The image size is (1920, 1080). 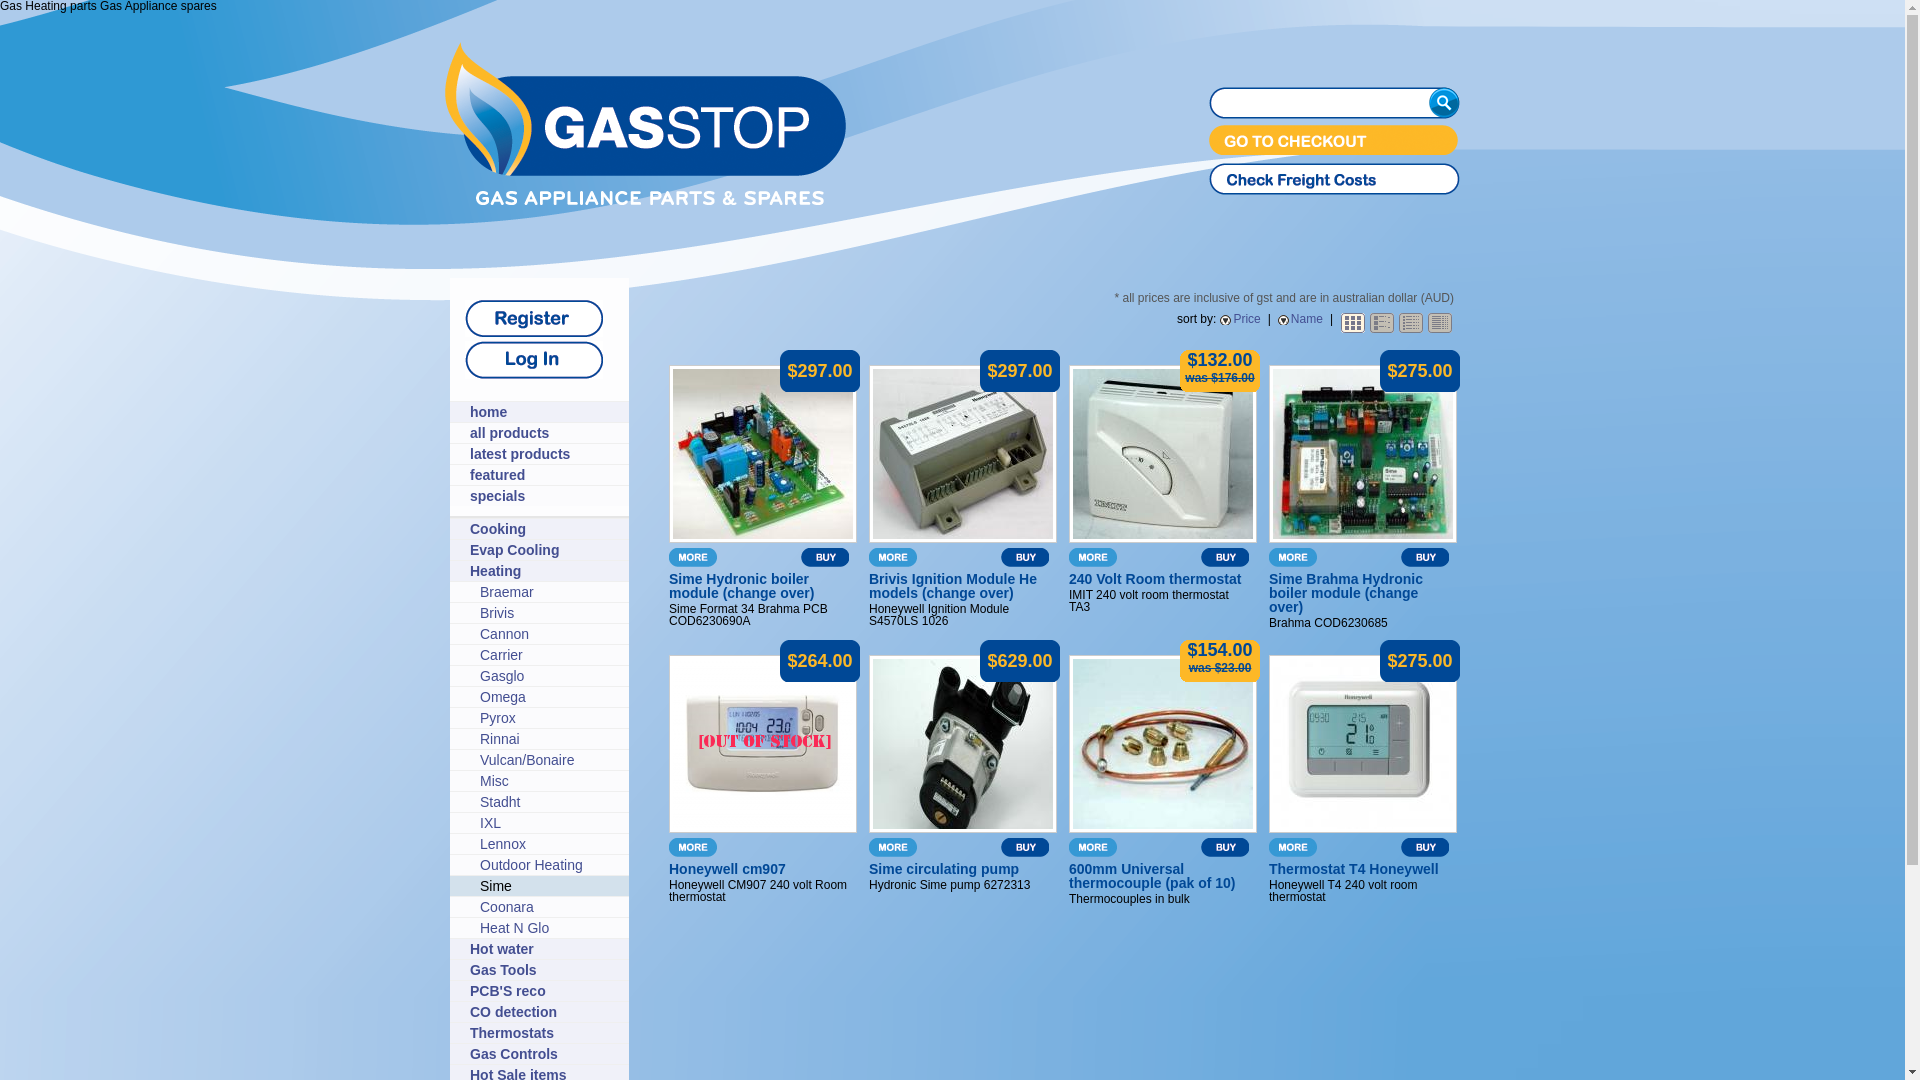 What do you see at coordinates (549, 759) in the screenshot?
I see `'Vulcan/Bonaire'` at bounding box center [549, 759].